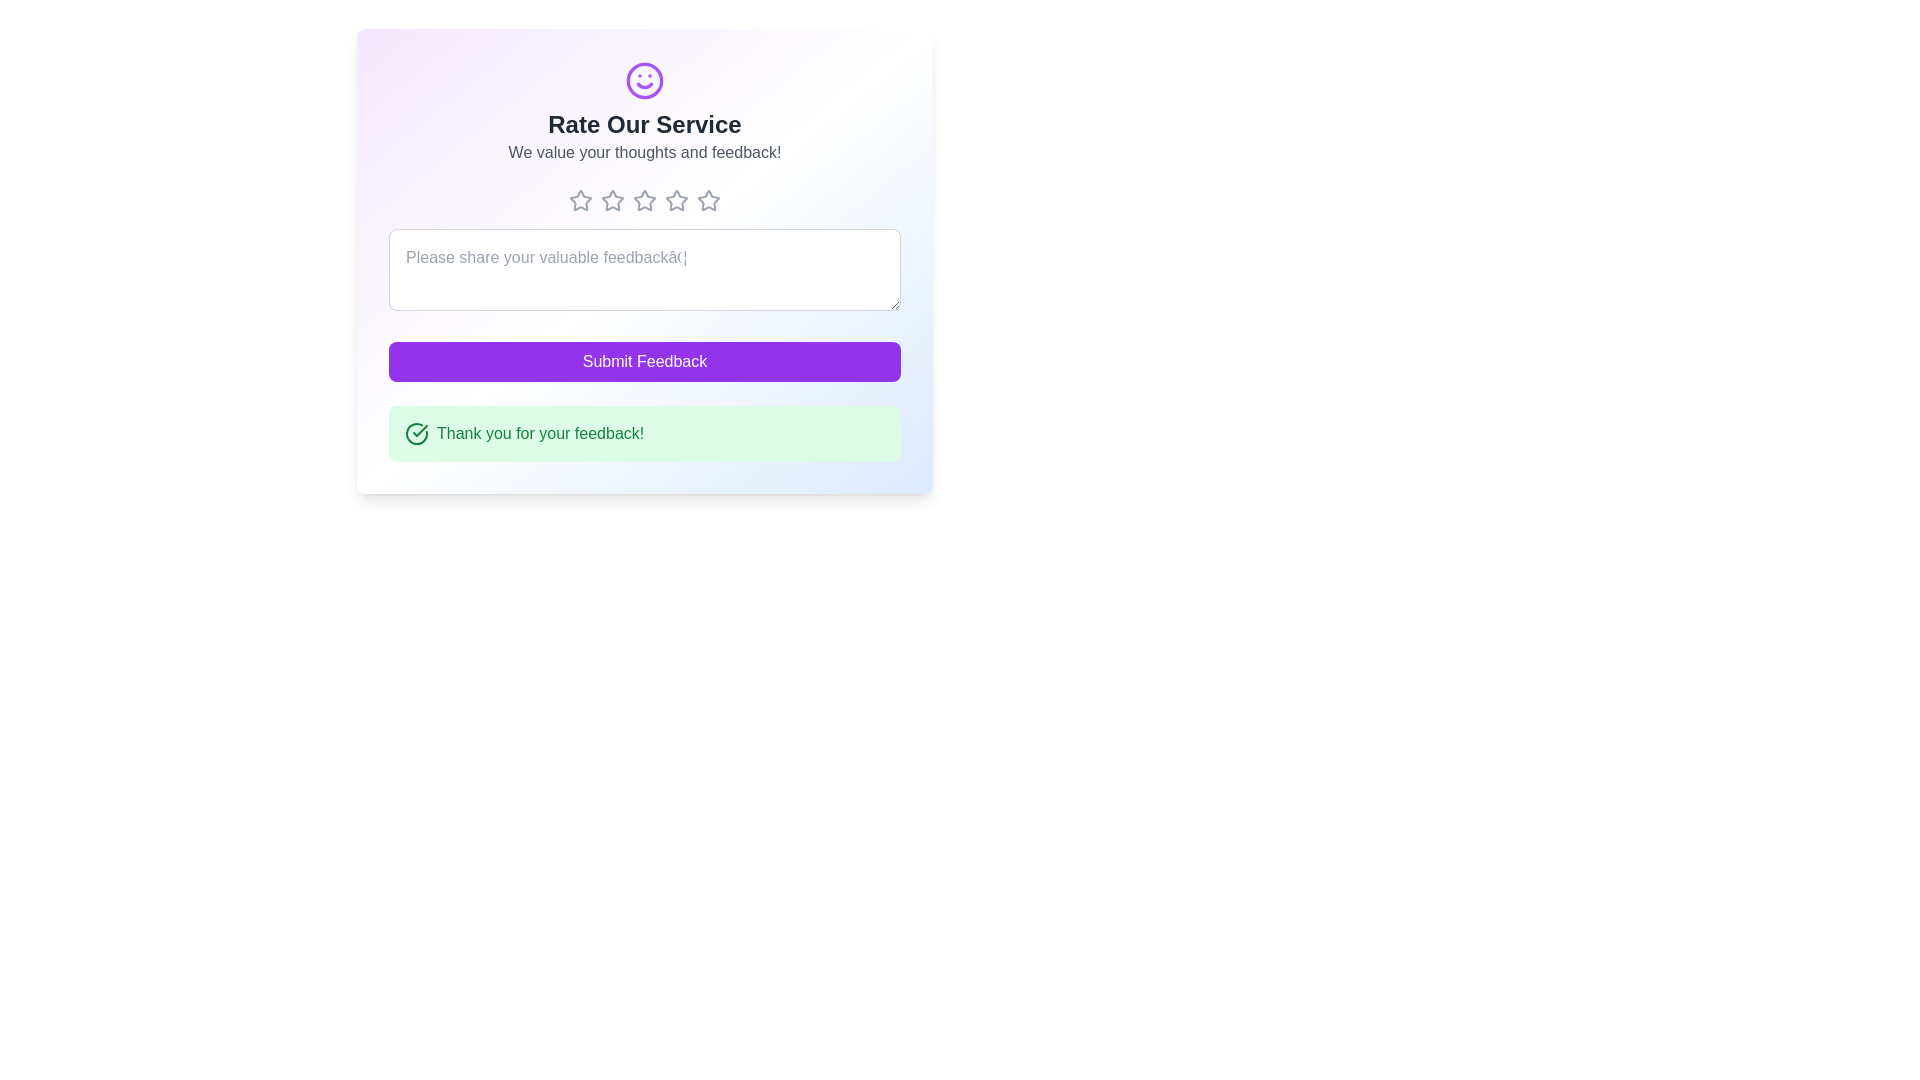  Describe the element at coordinates (612, 200) in the screenshot. I see `the second star icon in the rating system located below 'Rate Our Service'` at that location.